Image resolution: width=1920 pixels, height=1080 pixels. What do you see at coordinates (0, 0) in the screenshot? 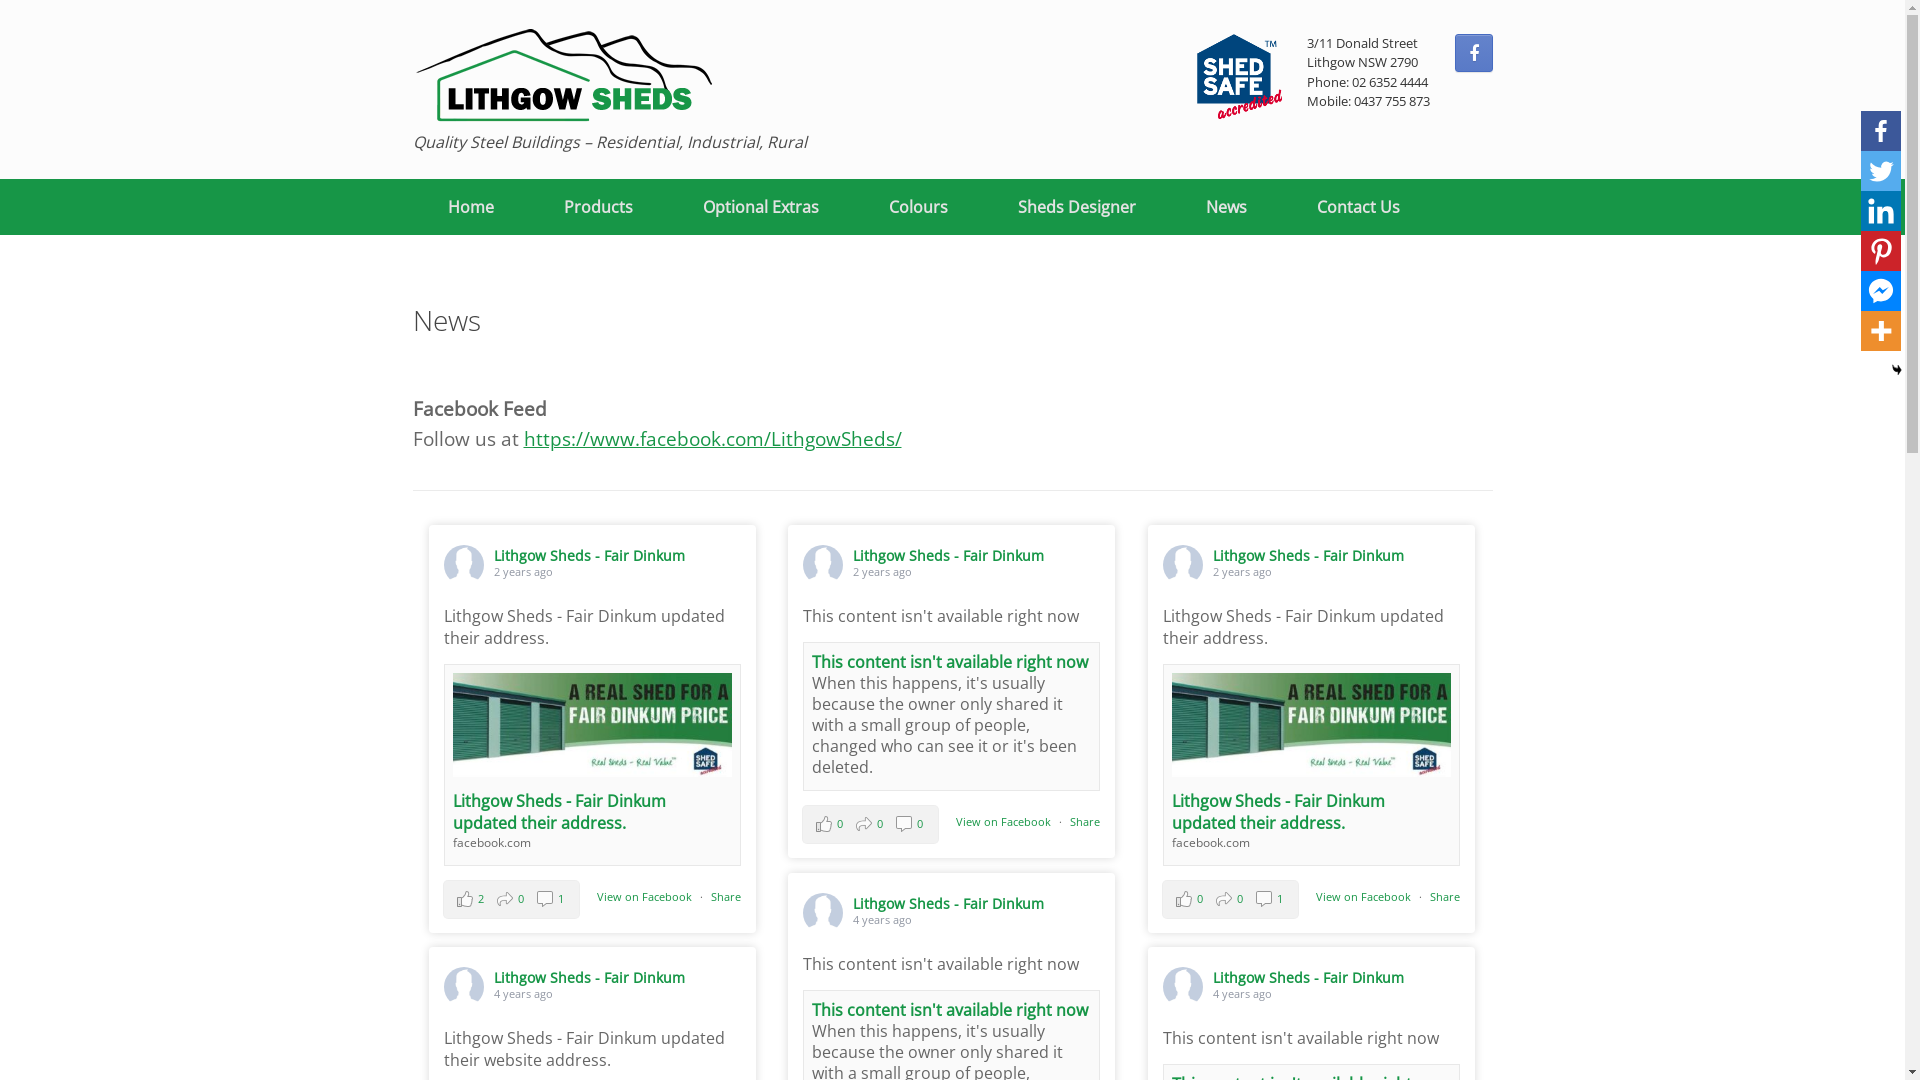
I see `'Skip to content'` at bounding box center [0, 0].